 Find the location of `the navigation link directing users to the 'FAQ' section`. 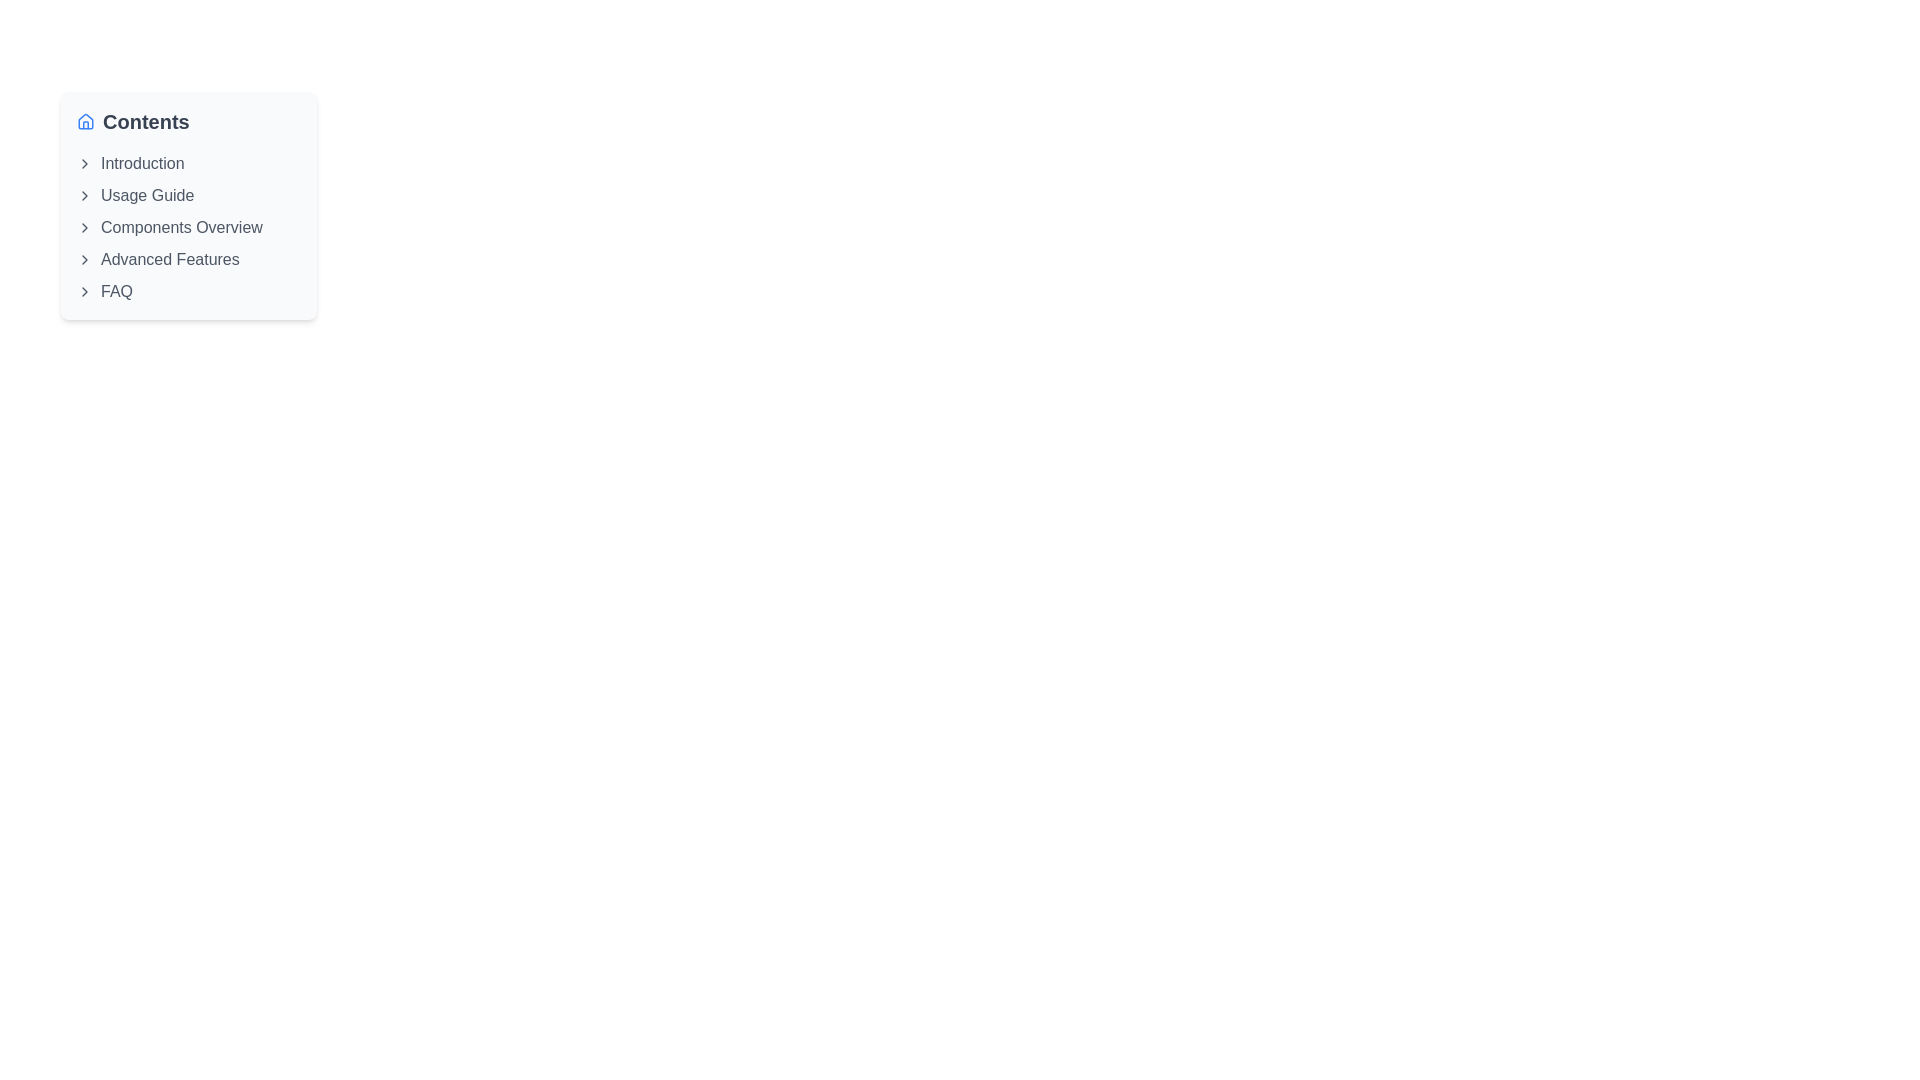

the navigation link directing users to the 'FAQ' section is located at coordinates (188, 292).